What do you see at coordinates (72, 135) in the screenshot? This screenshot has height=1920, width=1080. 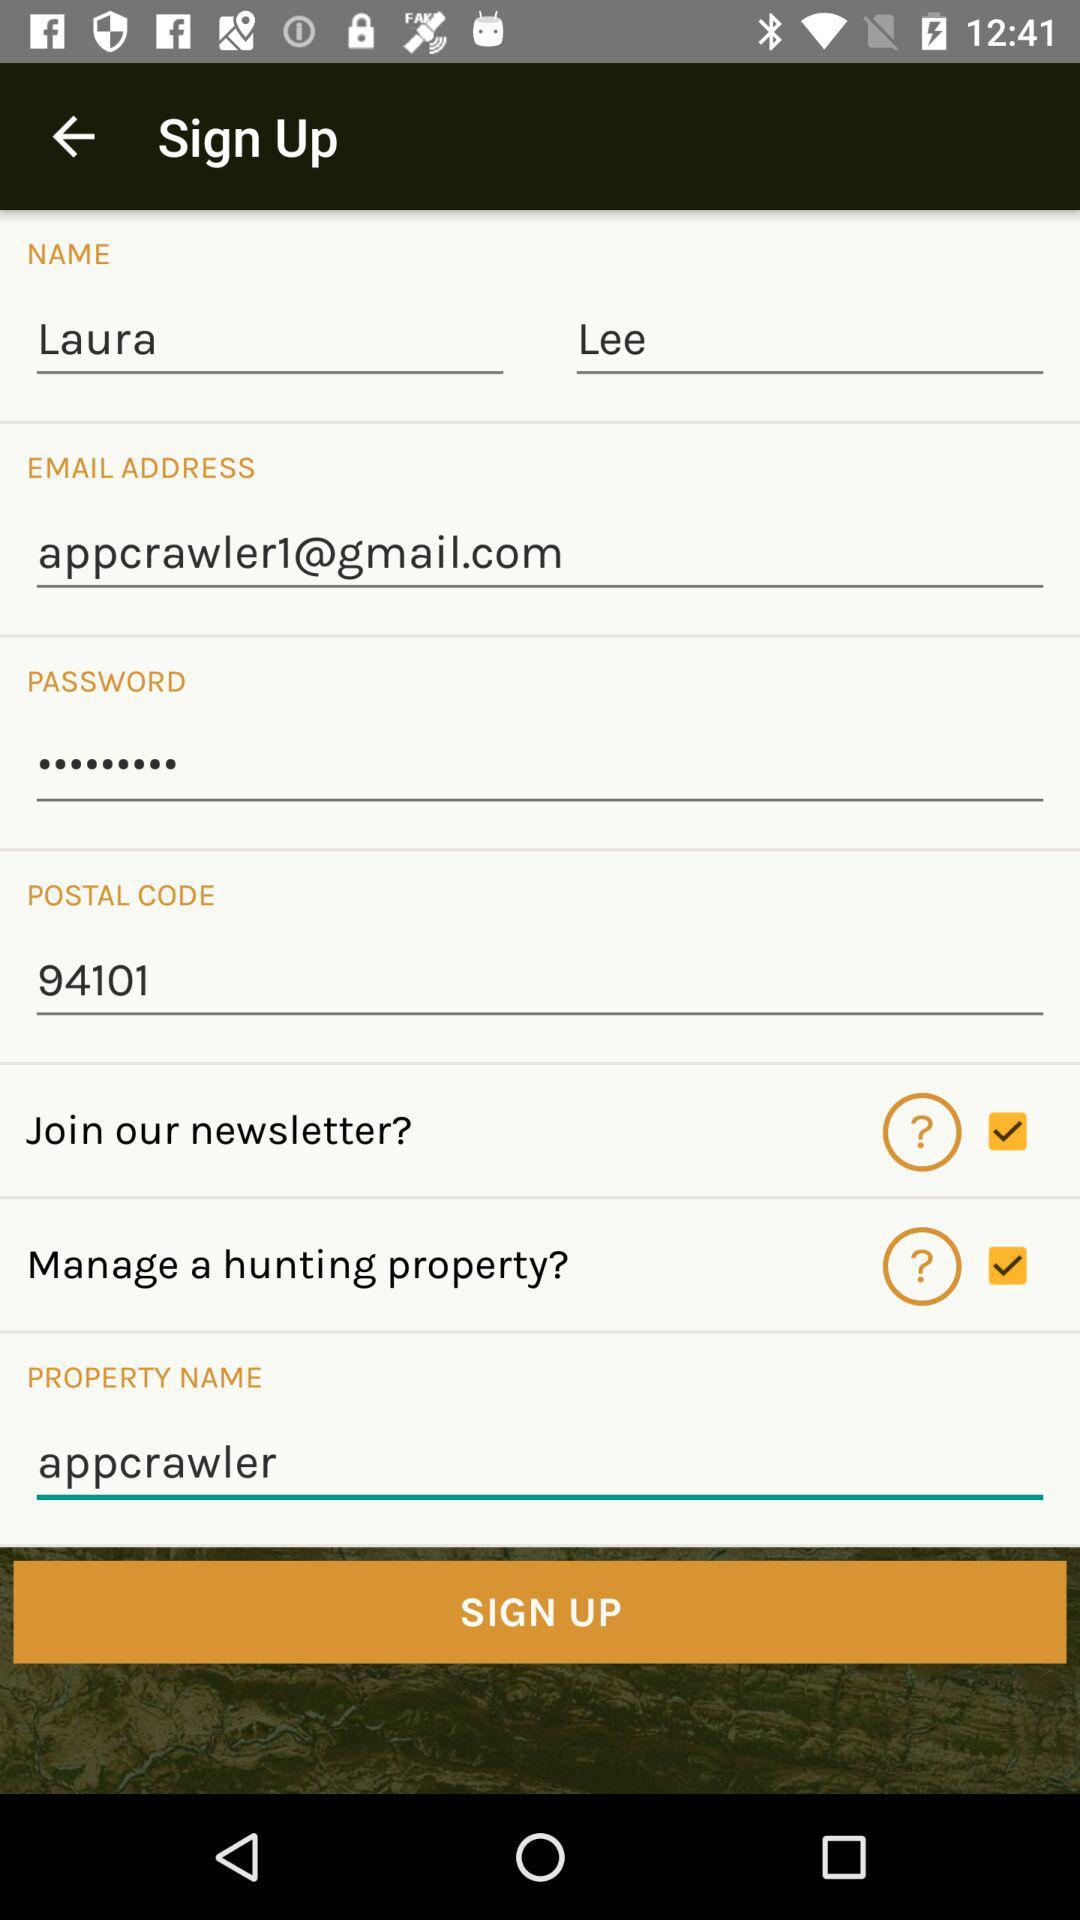 I see `icon to the left of the sign up` at bounding box center [72, 135].